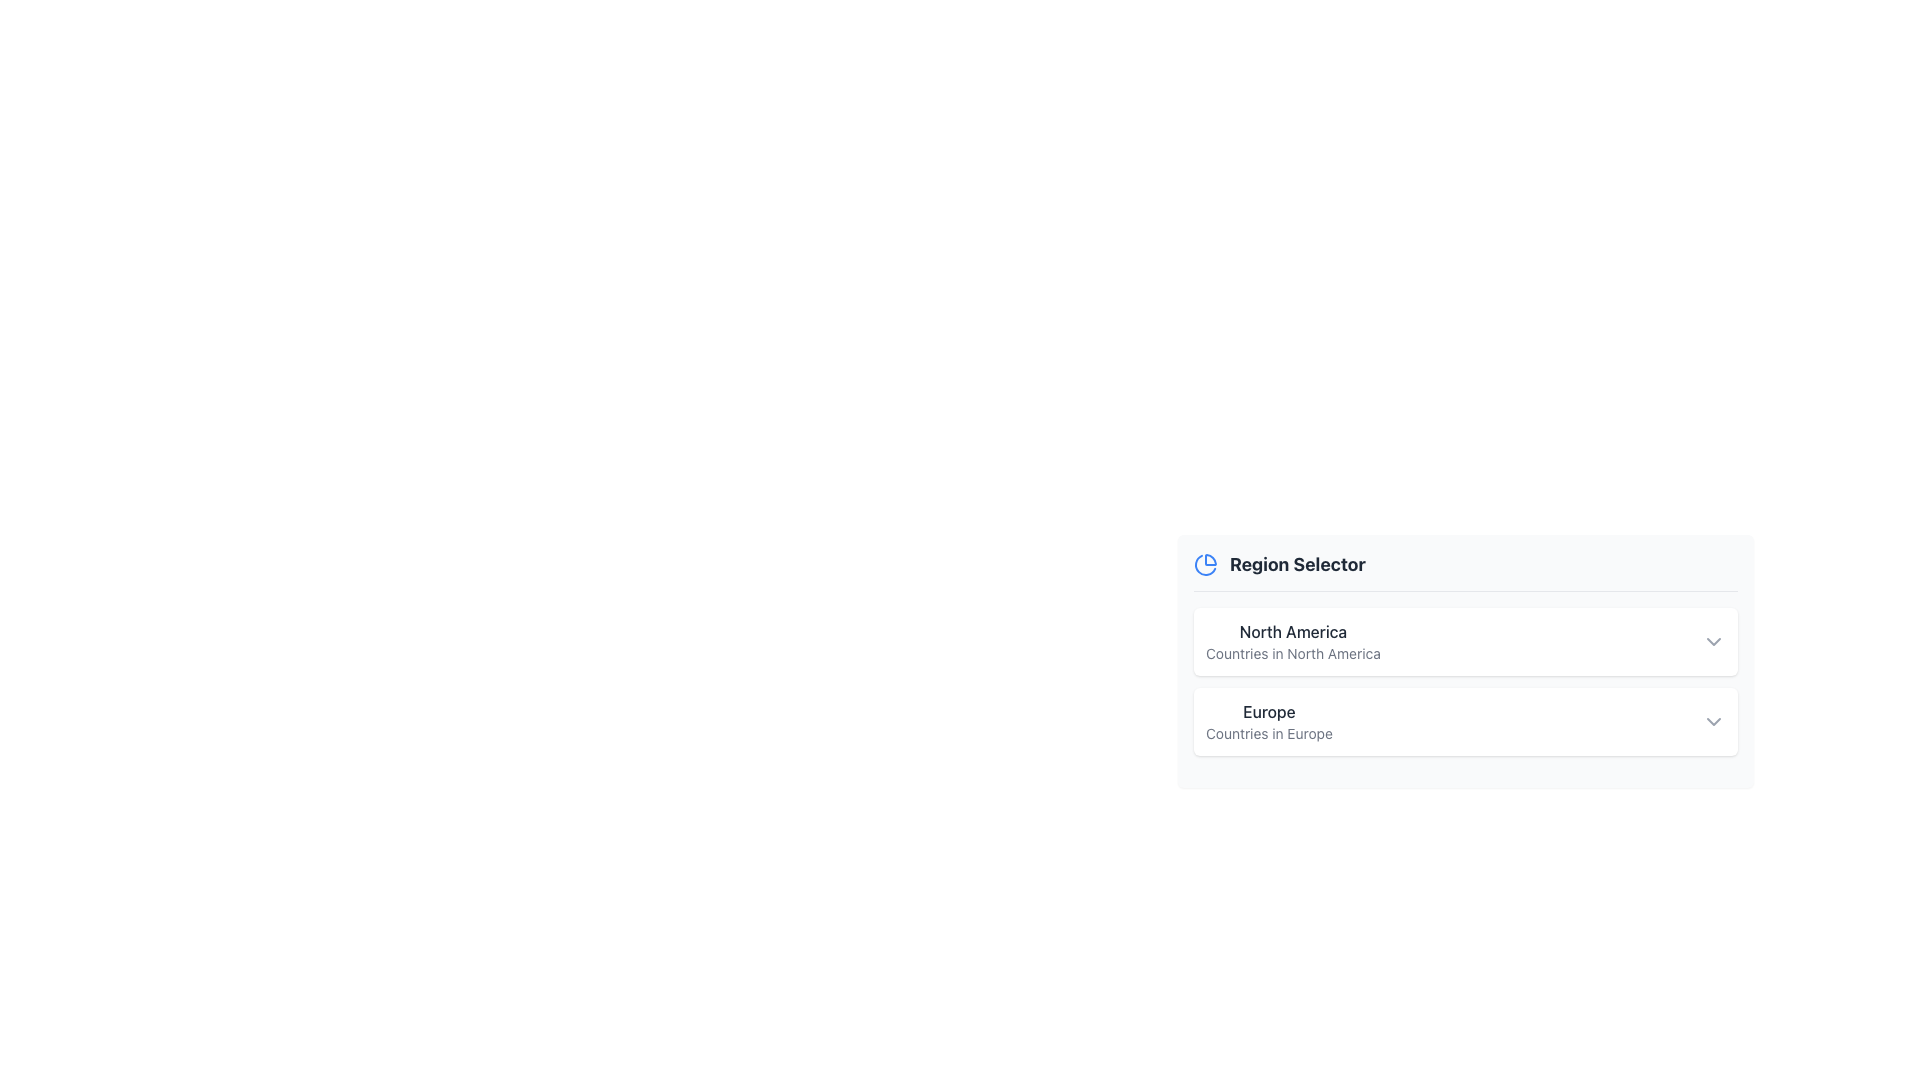 This screenshot has height=1080, width=1920. What do you see at coordinates (1712, 721) in the screenshot?
I see `the expand/collapse icon at the rightmost end of the 'Europe - Countries in Europe' entry to change its color` at bounding box center [1712, 721].